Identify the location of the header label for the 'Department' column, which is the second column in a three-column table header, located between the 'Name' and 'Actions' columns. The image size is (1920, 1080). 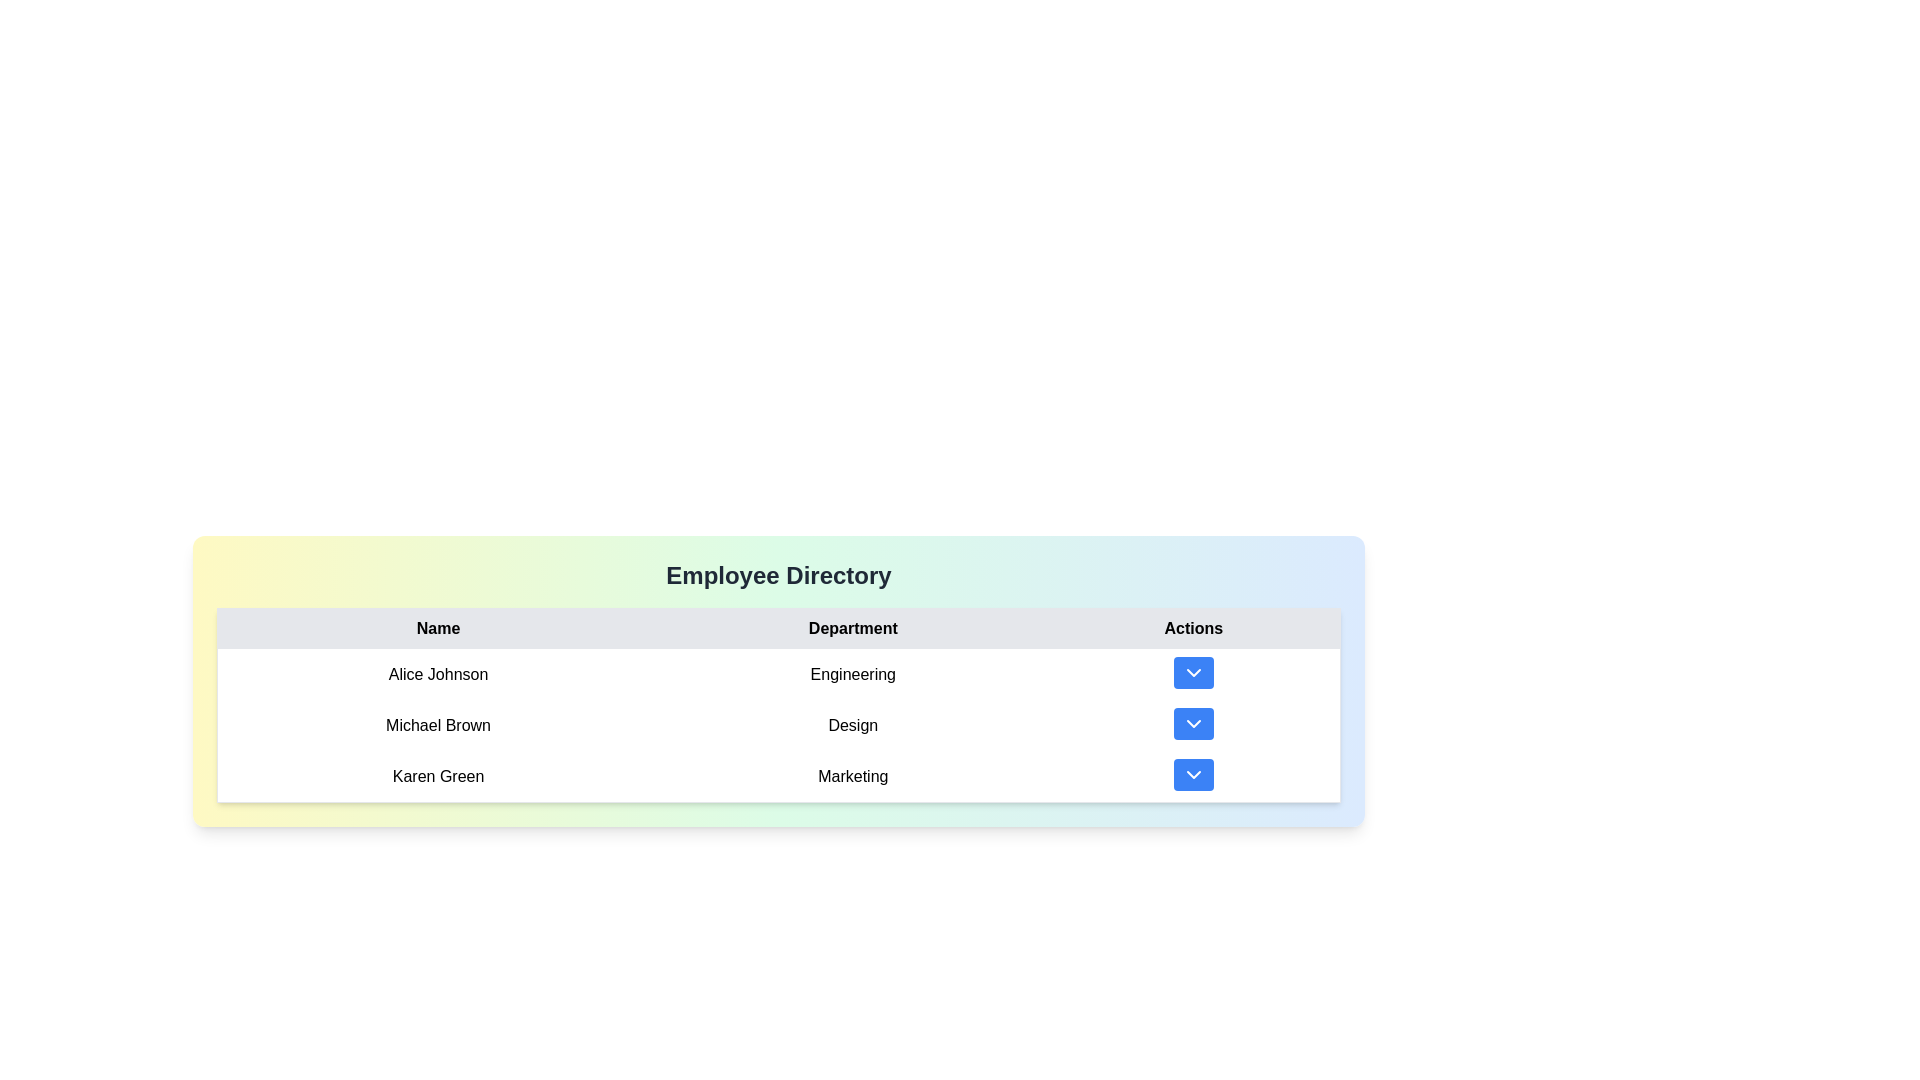
(853, 627).